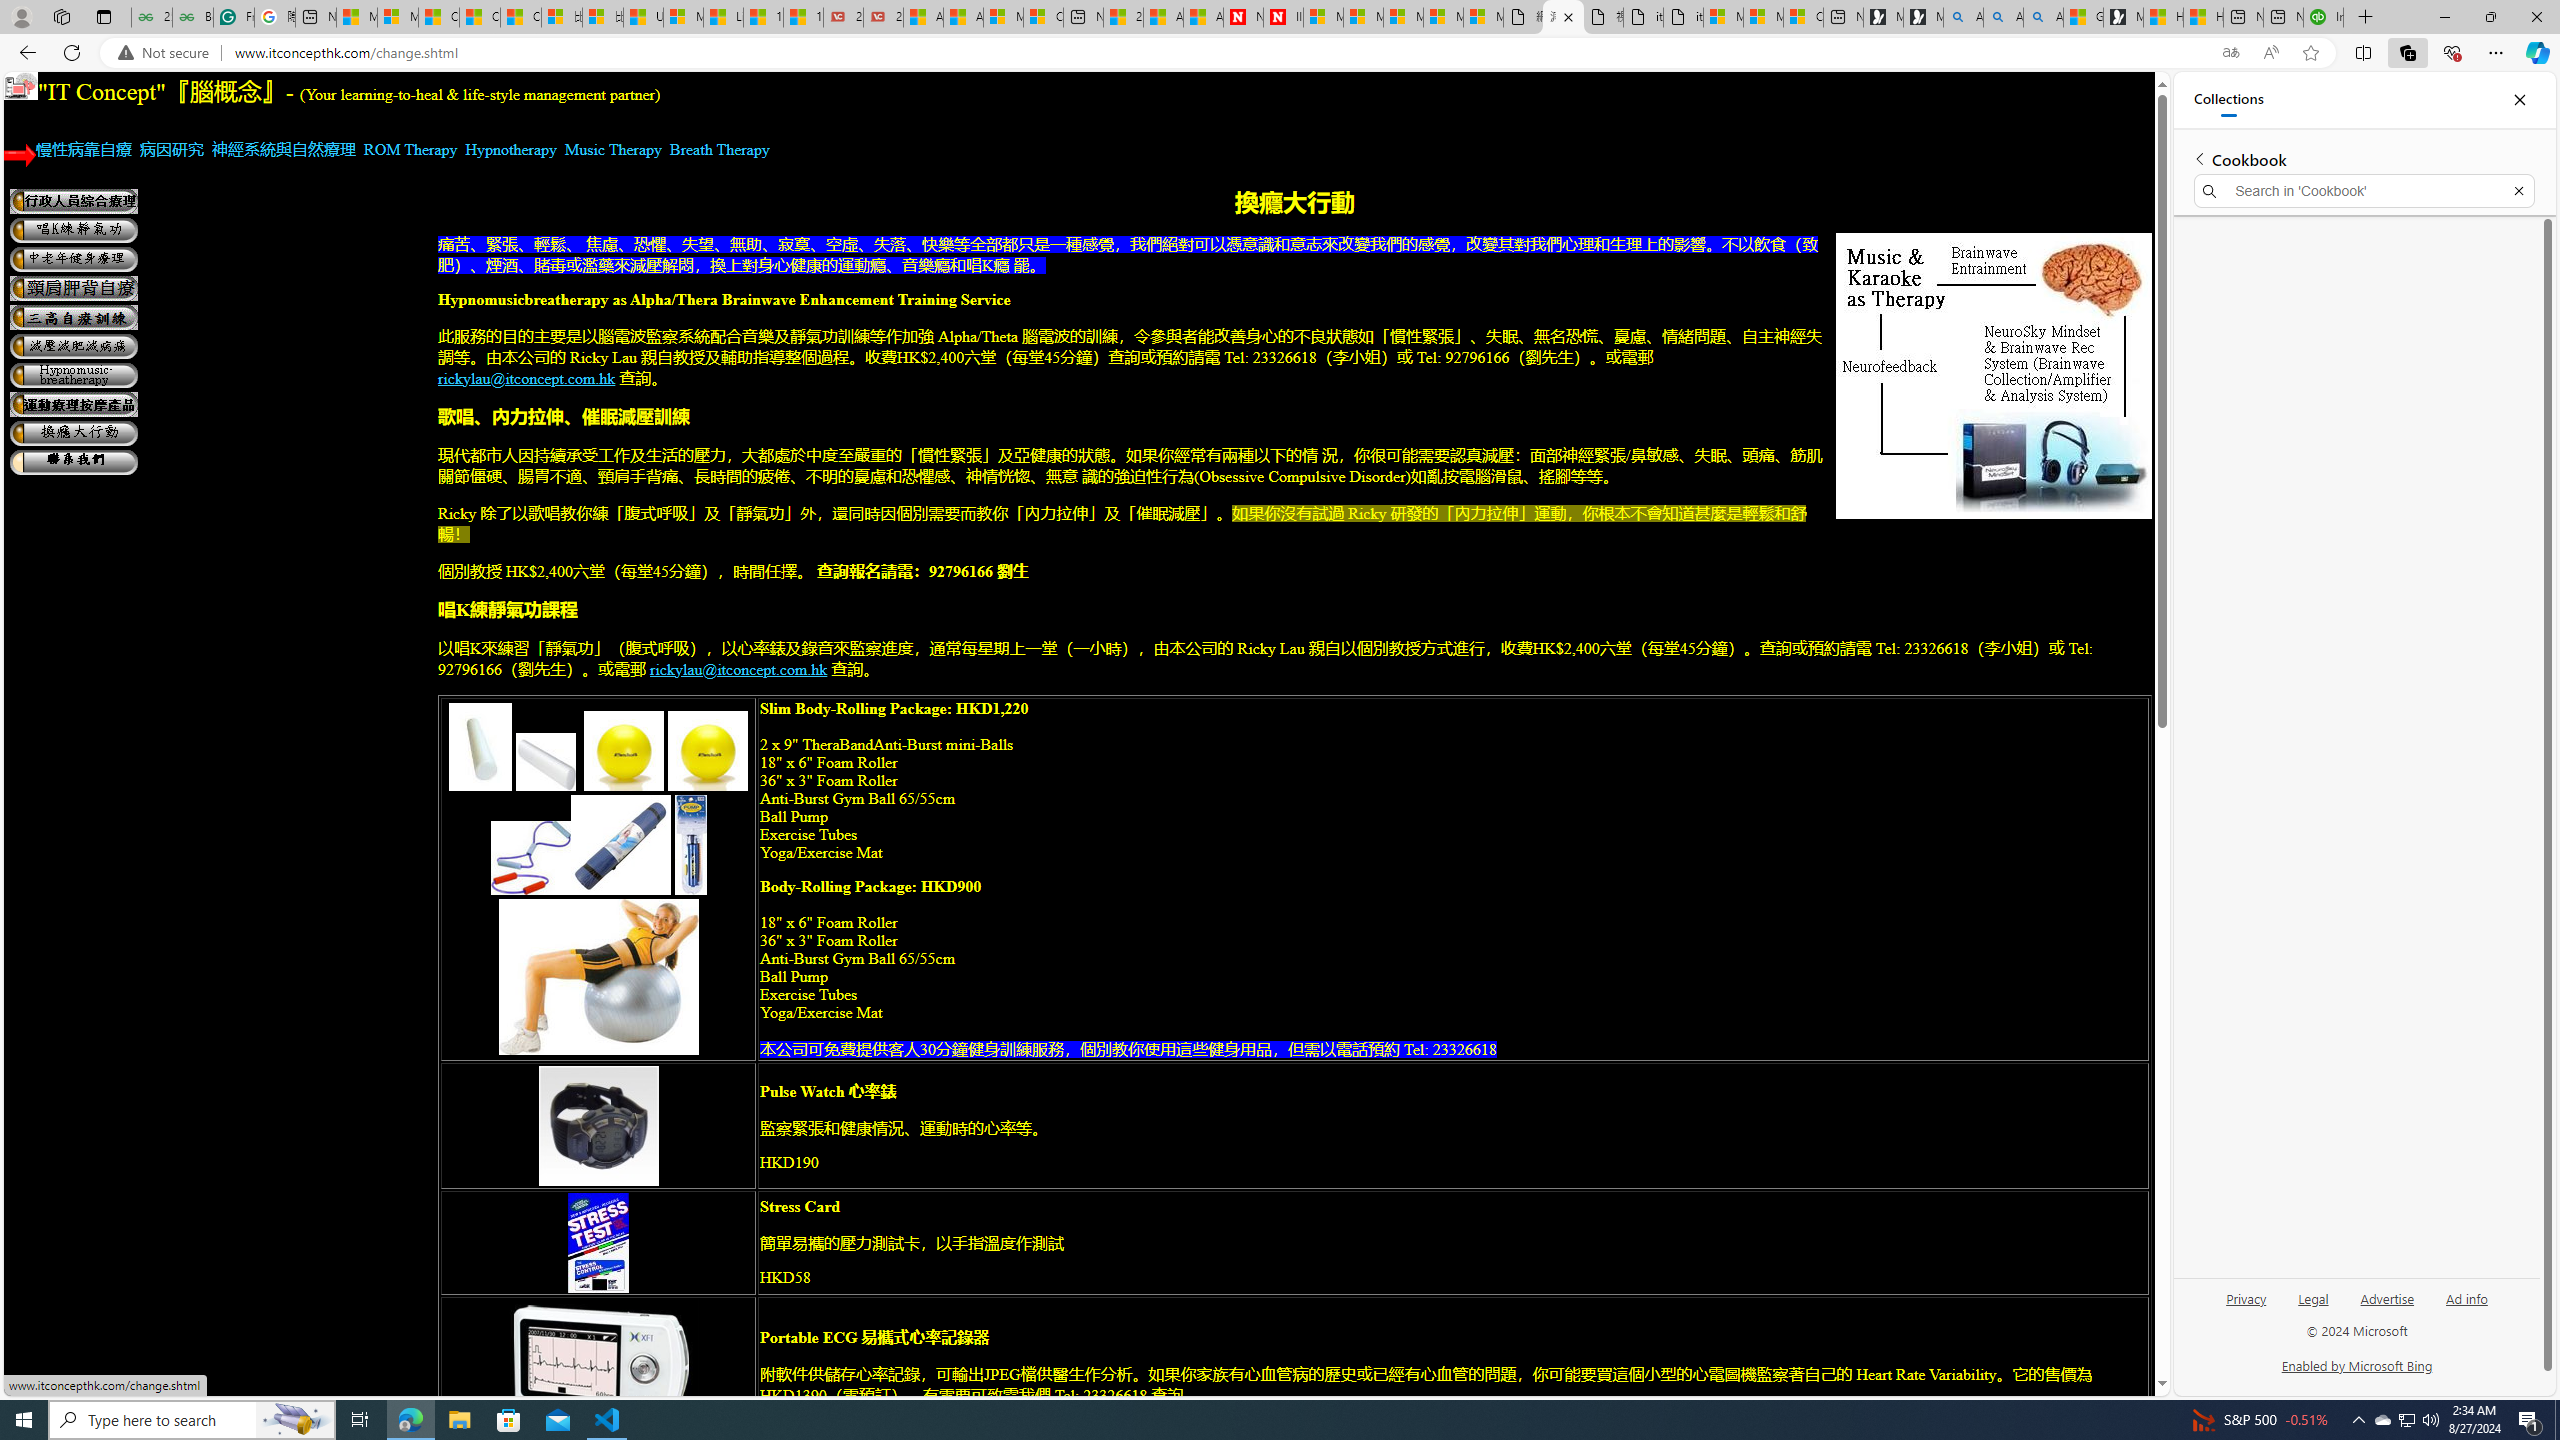 The image size is (2560, 1440). What do you see at coordinates (2311, 1305) in the screenshot?
I see `'Legal'` at bounding box center [2311, 1305].